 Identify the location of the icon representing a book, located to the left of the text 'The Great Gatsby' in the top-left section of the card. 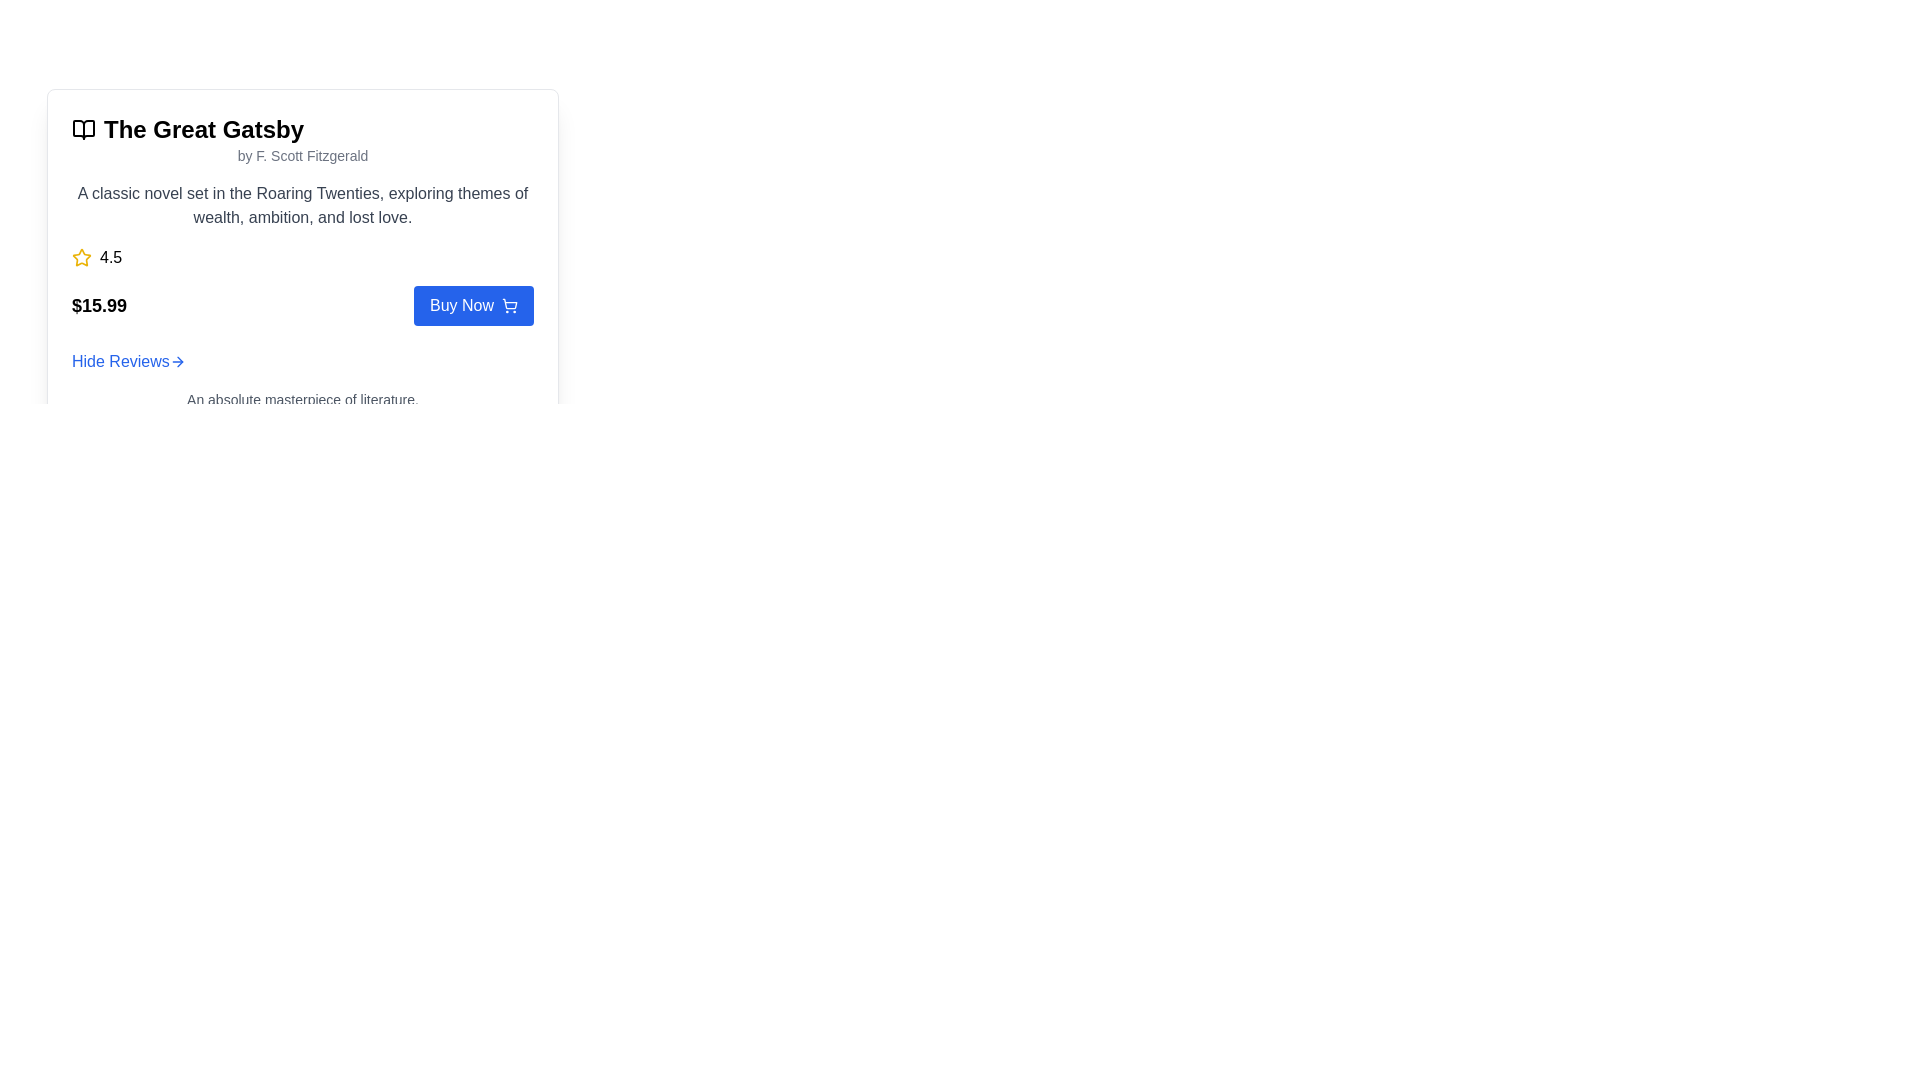
(82, 130).